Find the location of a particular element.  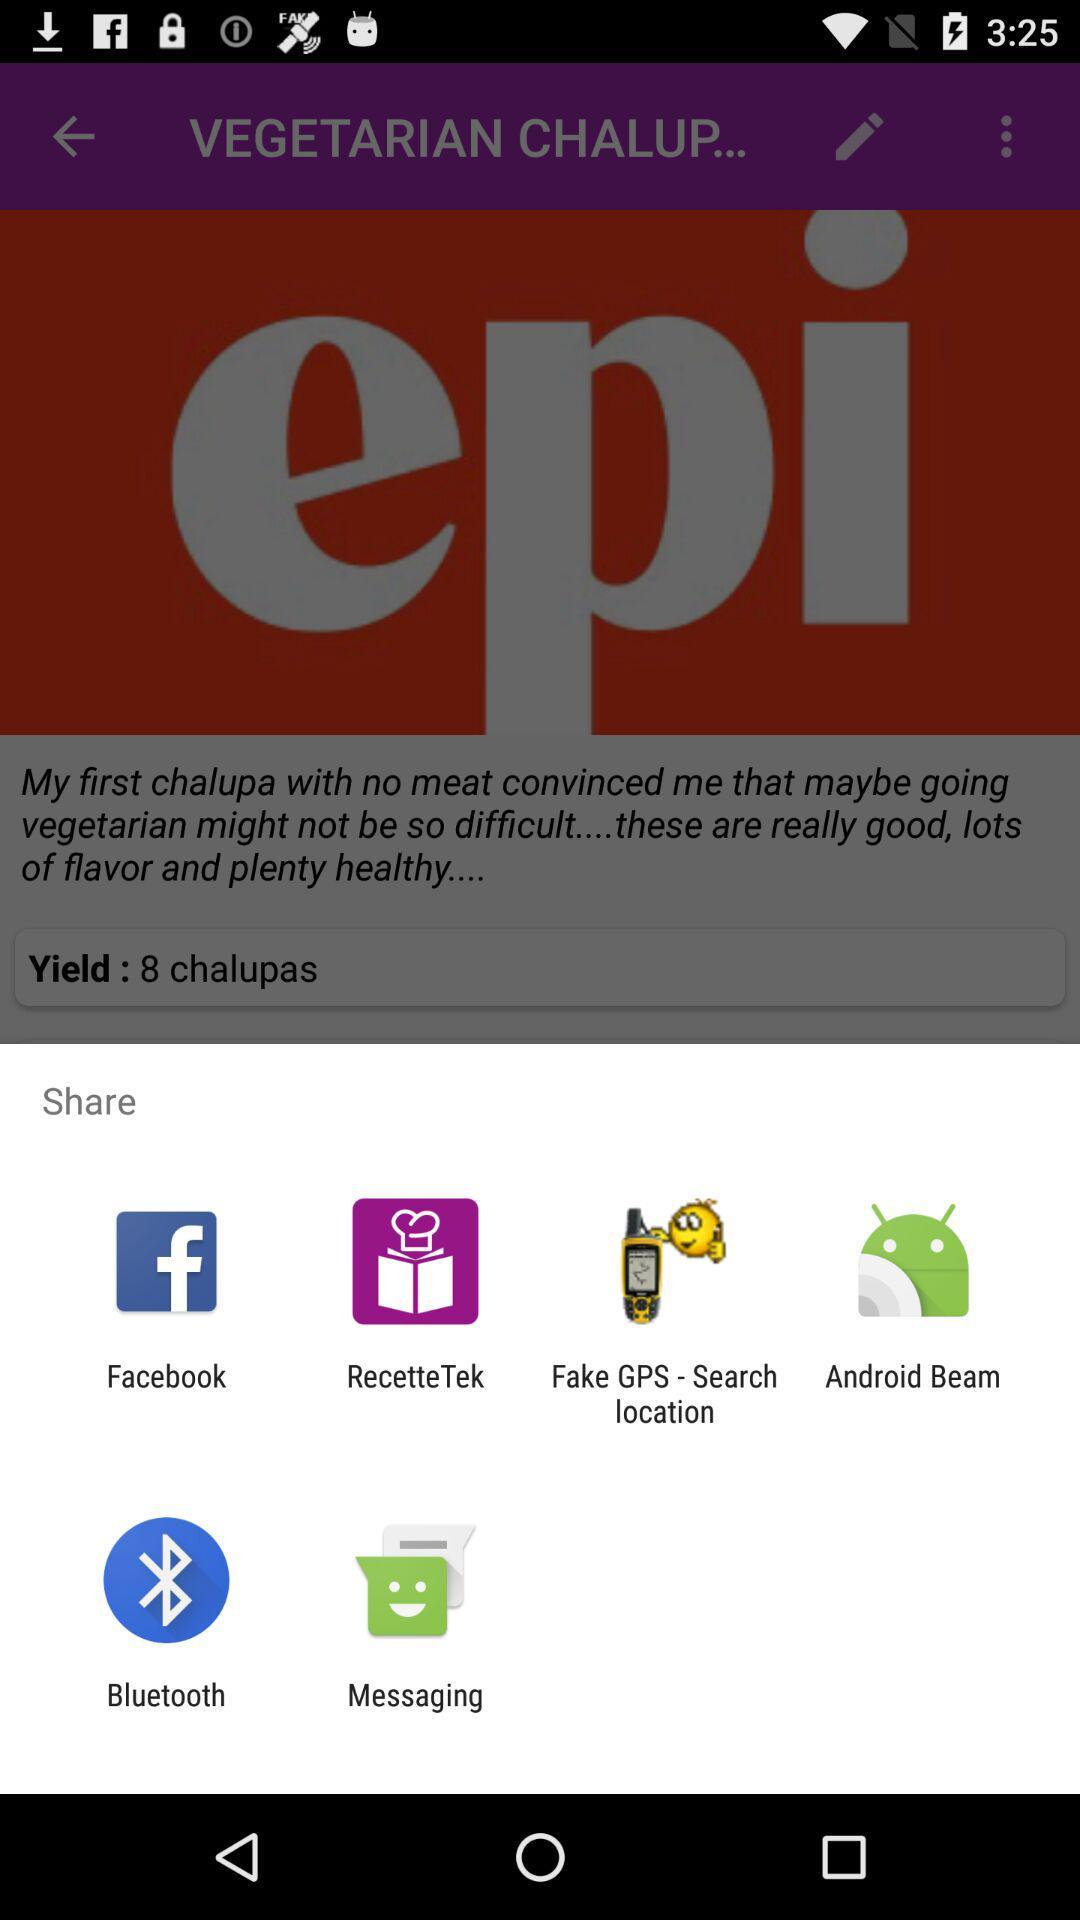

item to the right of the facebook app is located at coordinates (414, 1392).